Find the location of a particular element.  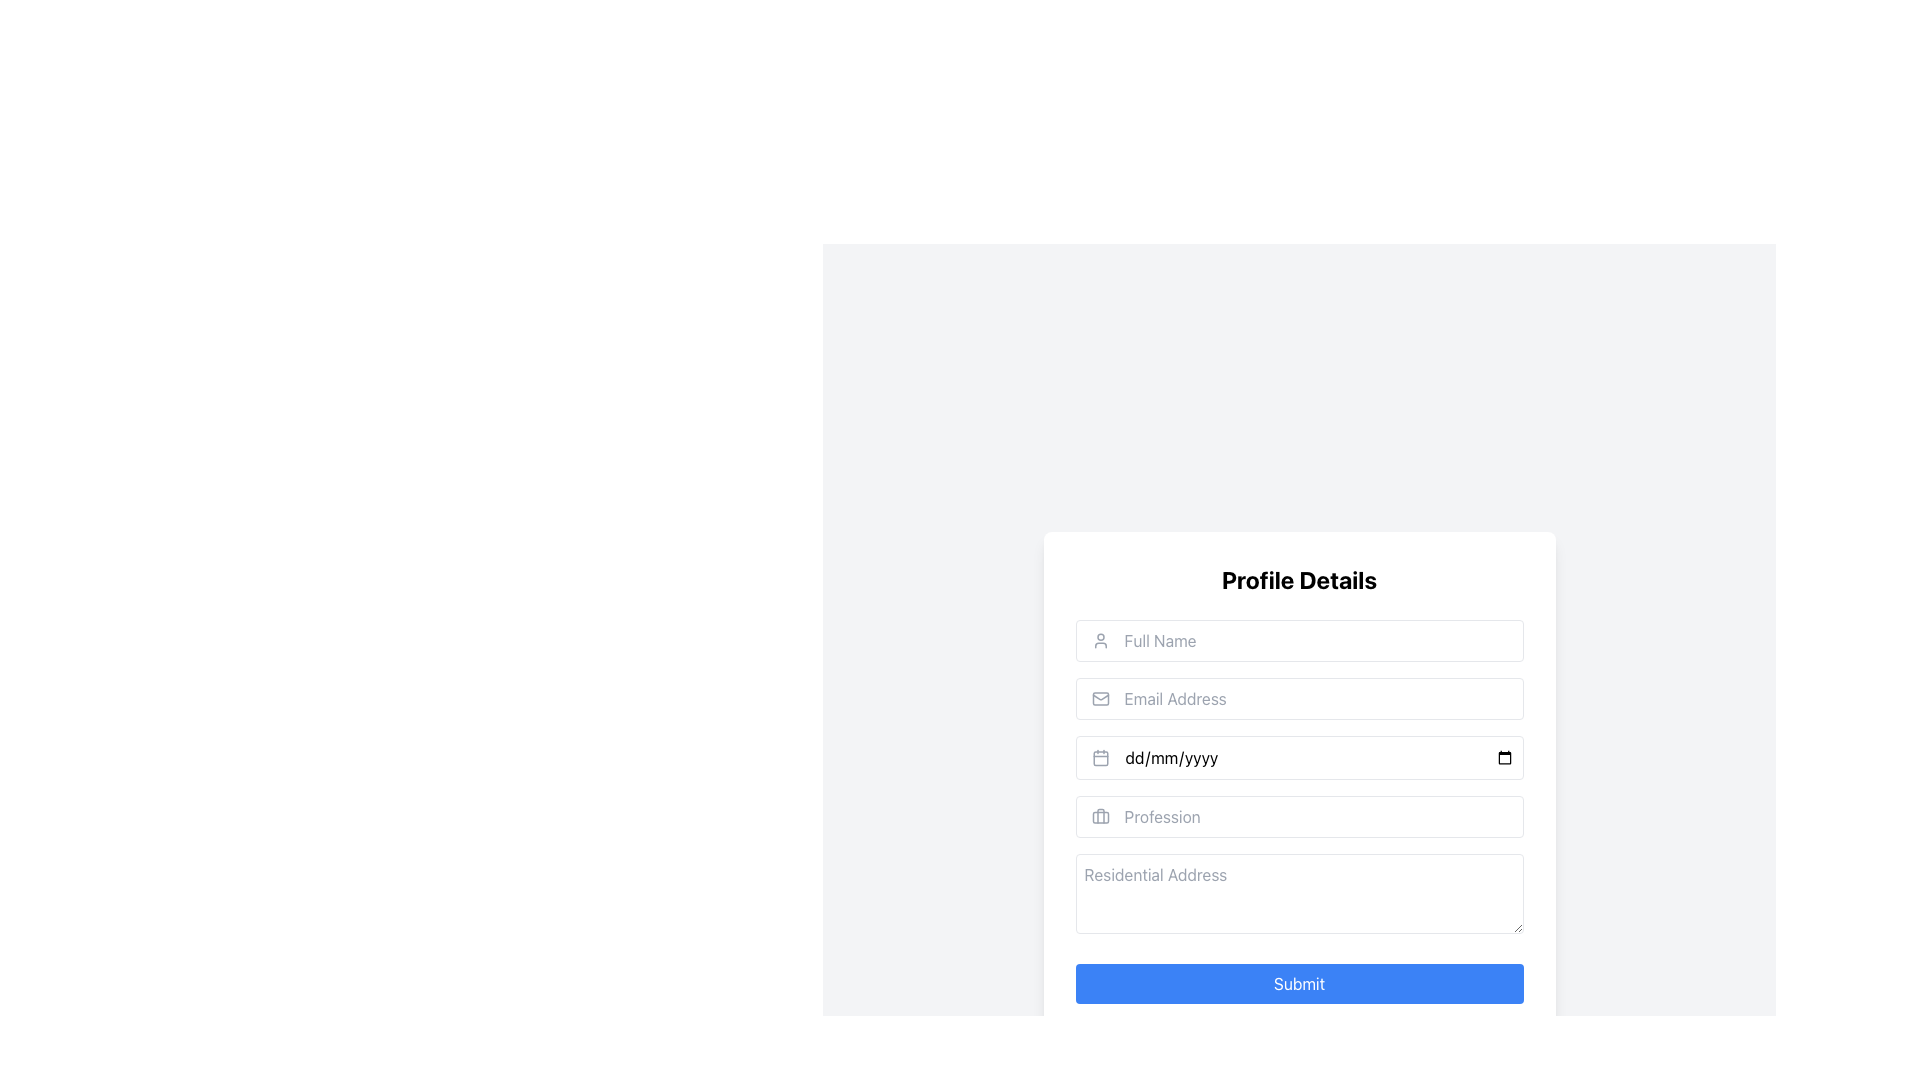

the 'Submit' button with a blue background and white text located at the bottom of the 'Profile Details' form is located at coordinates (1299, 982).